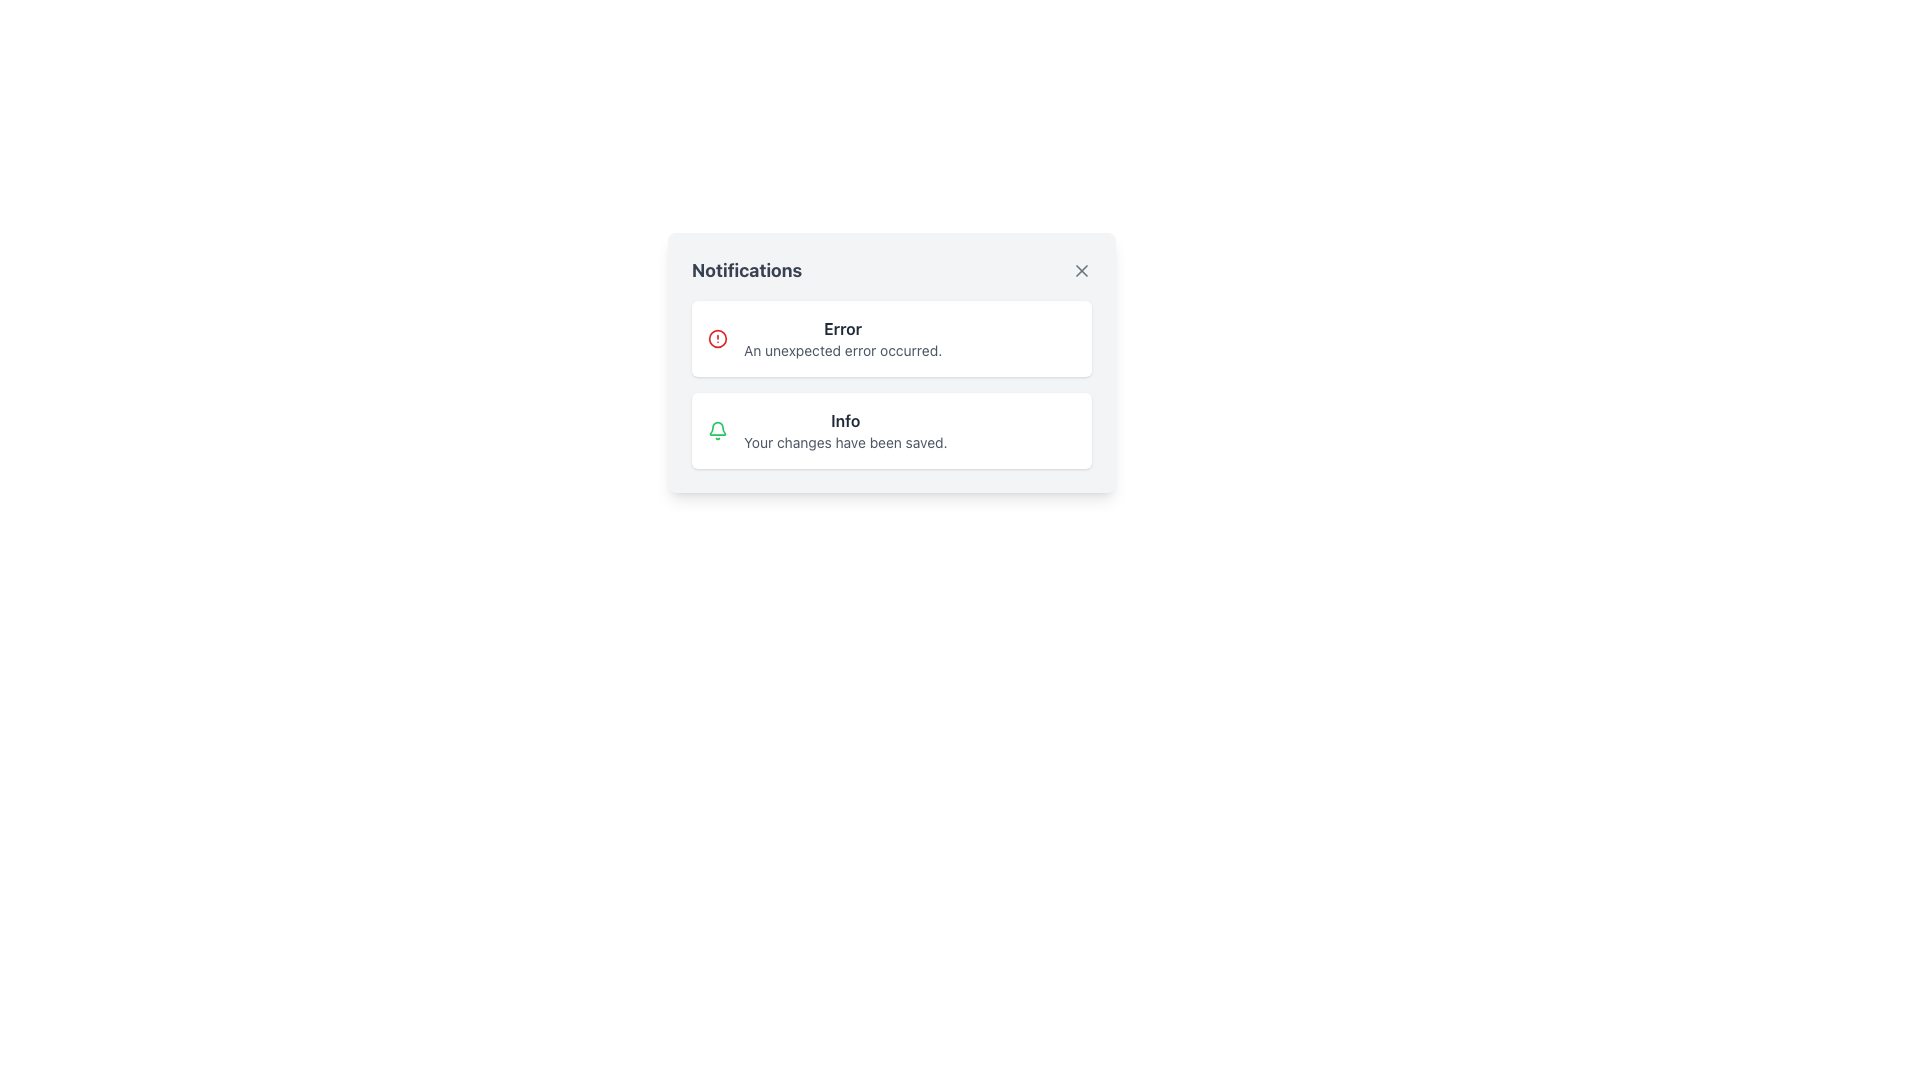 The width and height of the screenshot is (1920, 1080). Describe the element at coordinates (845, 419) in the screenshot. I see `bold black-text label 'Info' located in the second notification card above the description text 'Your changes have been saved.'` at that location.